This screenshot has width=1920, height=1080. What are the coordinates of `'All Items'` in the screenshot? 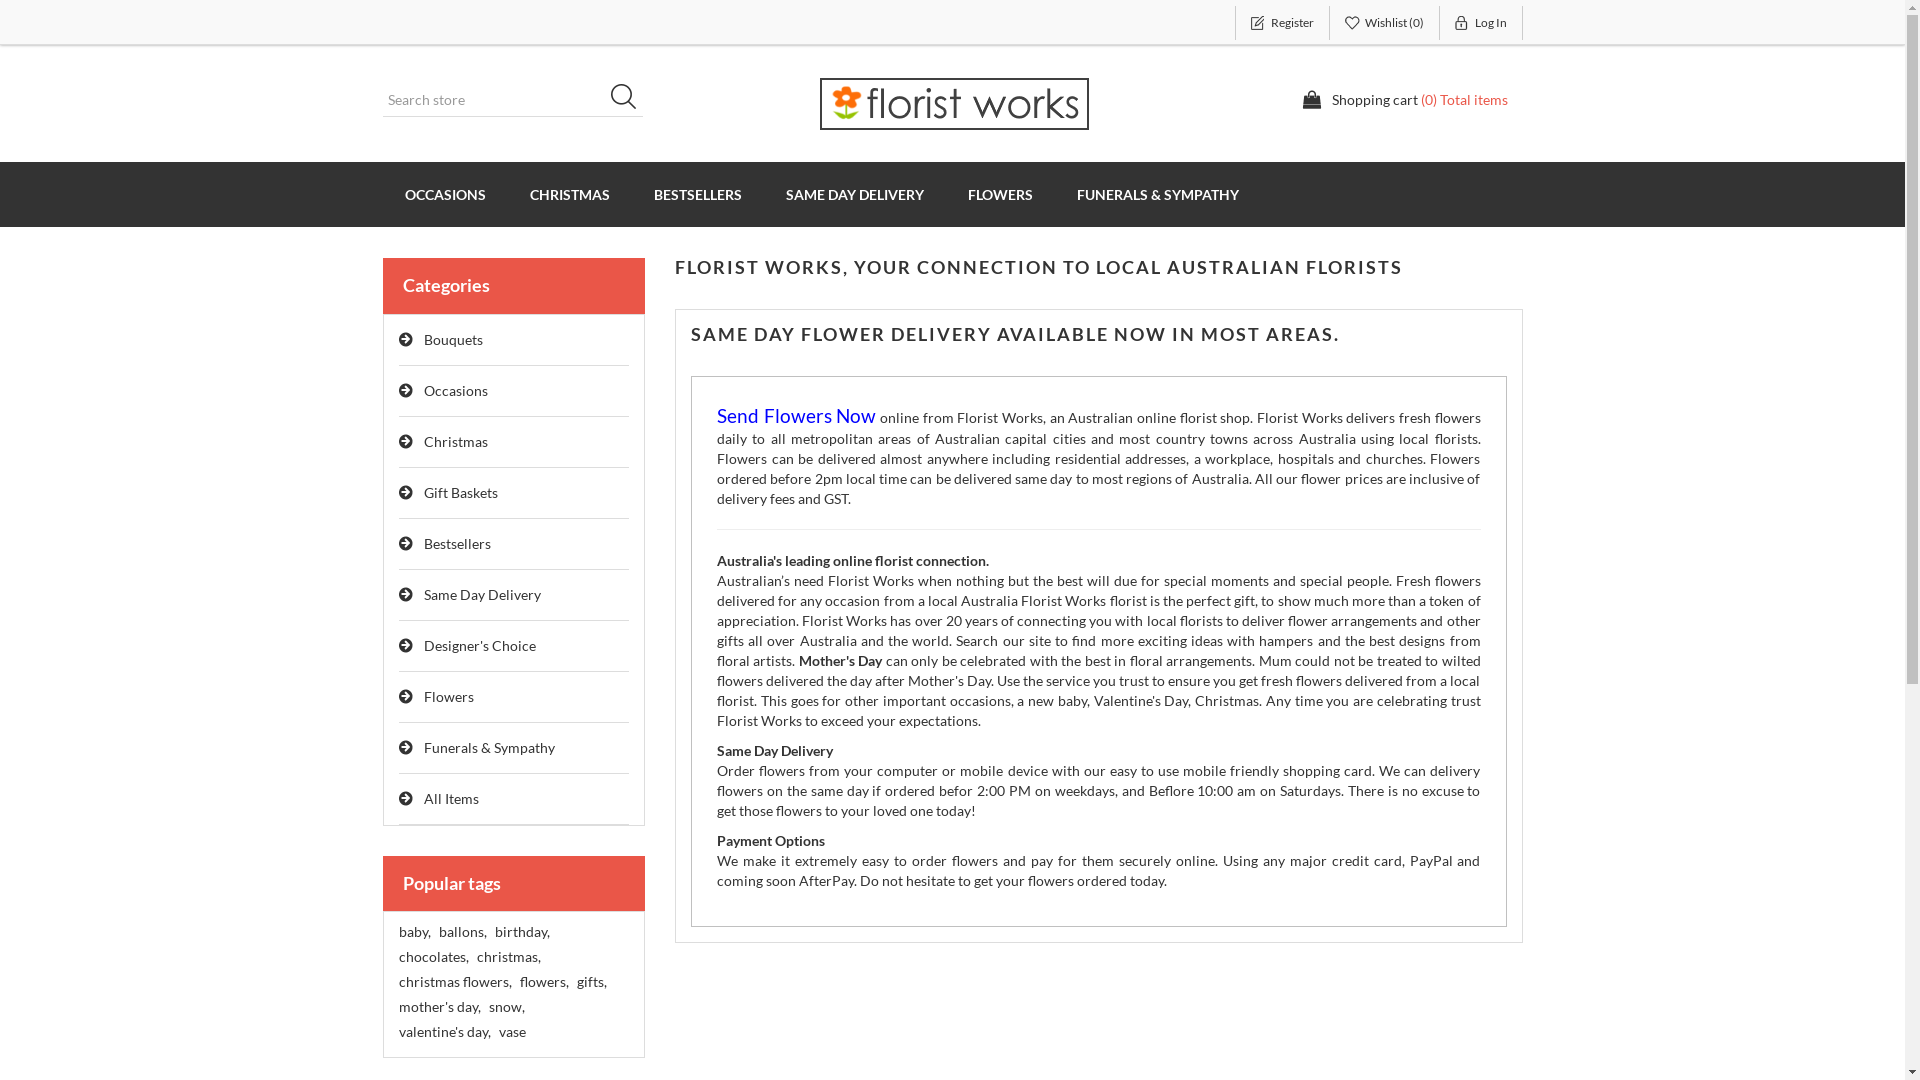 It's located at (398, 798).